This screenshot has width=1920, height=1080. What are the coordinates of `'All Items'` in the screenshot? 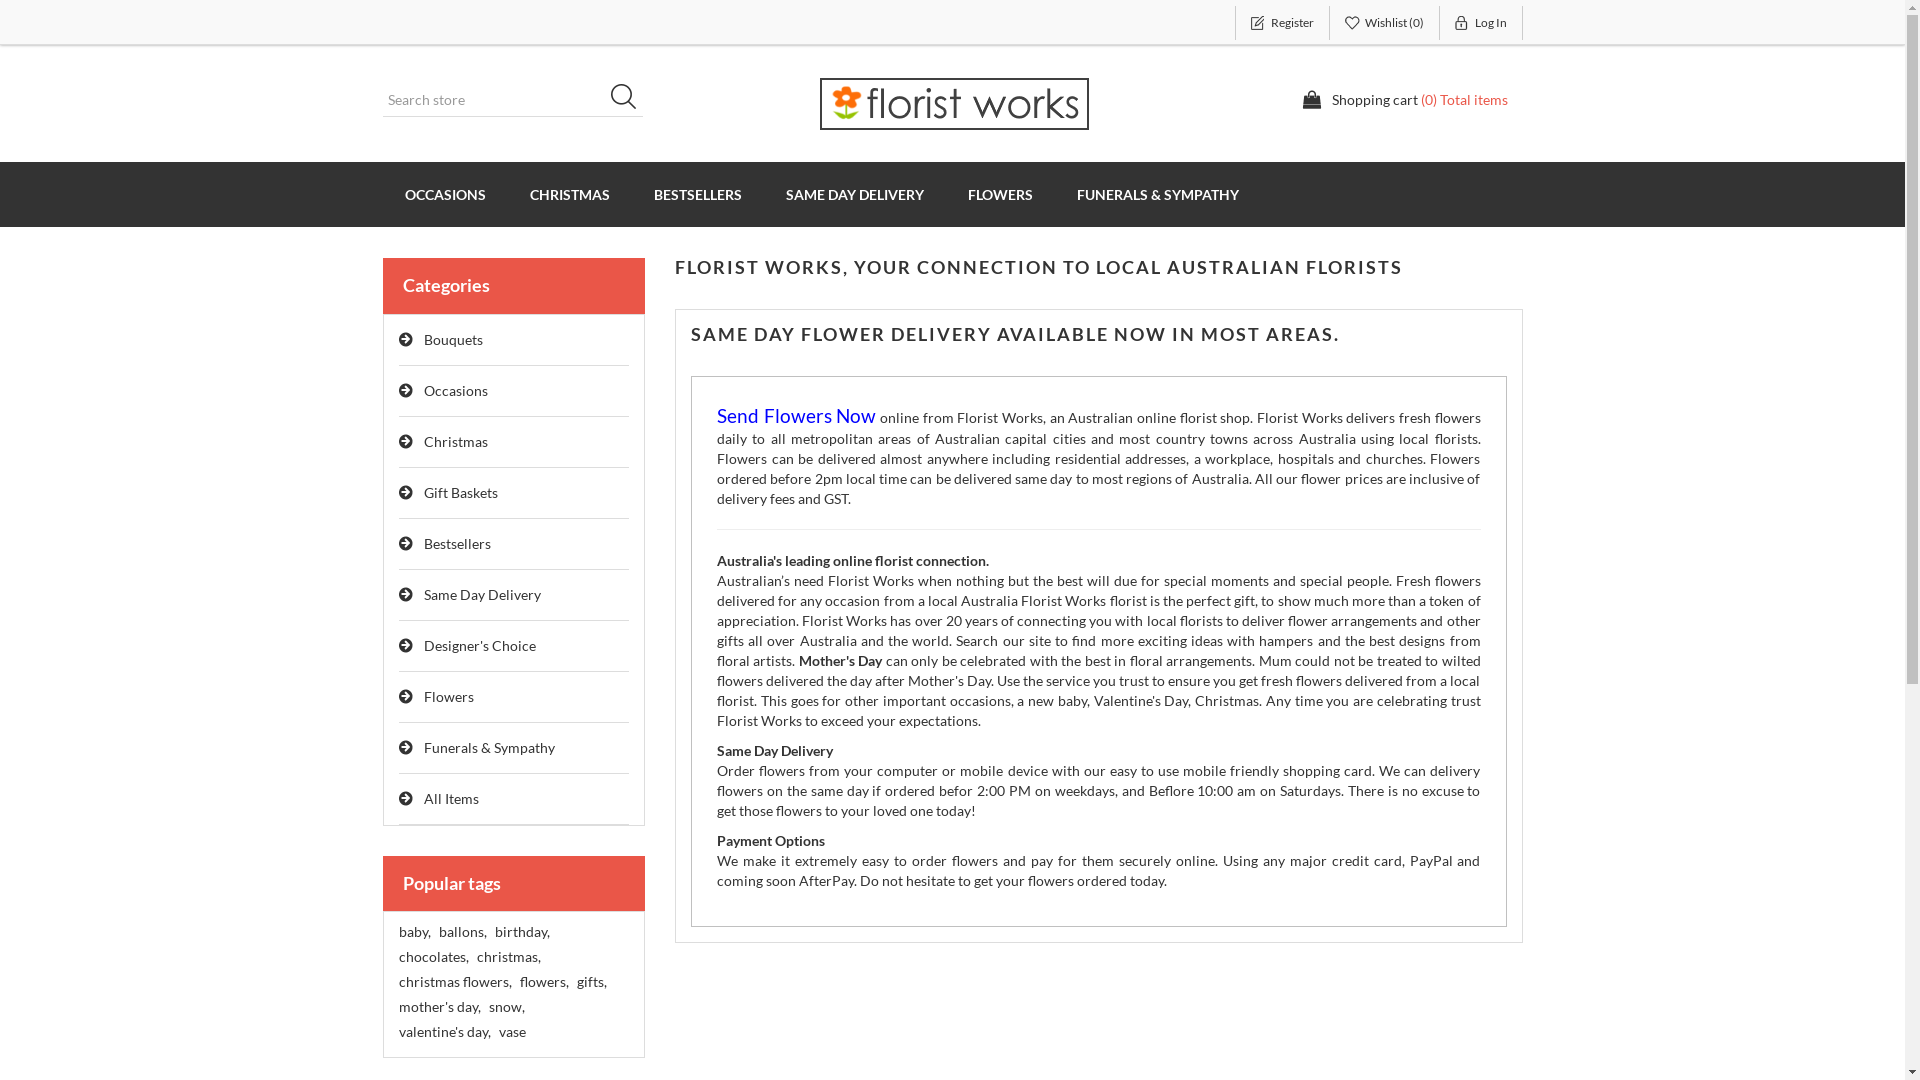 It's located at (398, 798).